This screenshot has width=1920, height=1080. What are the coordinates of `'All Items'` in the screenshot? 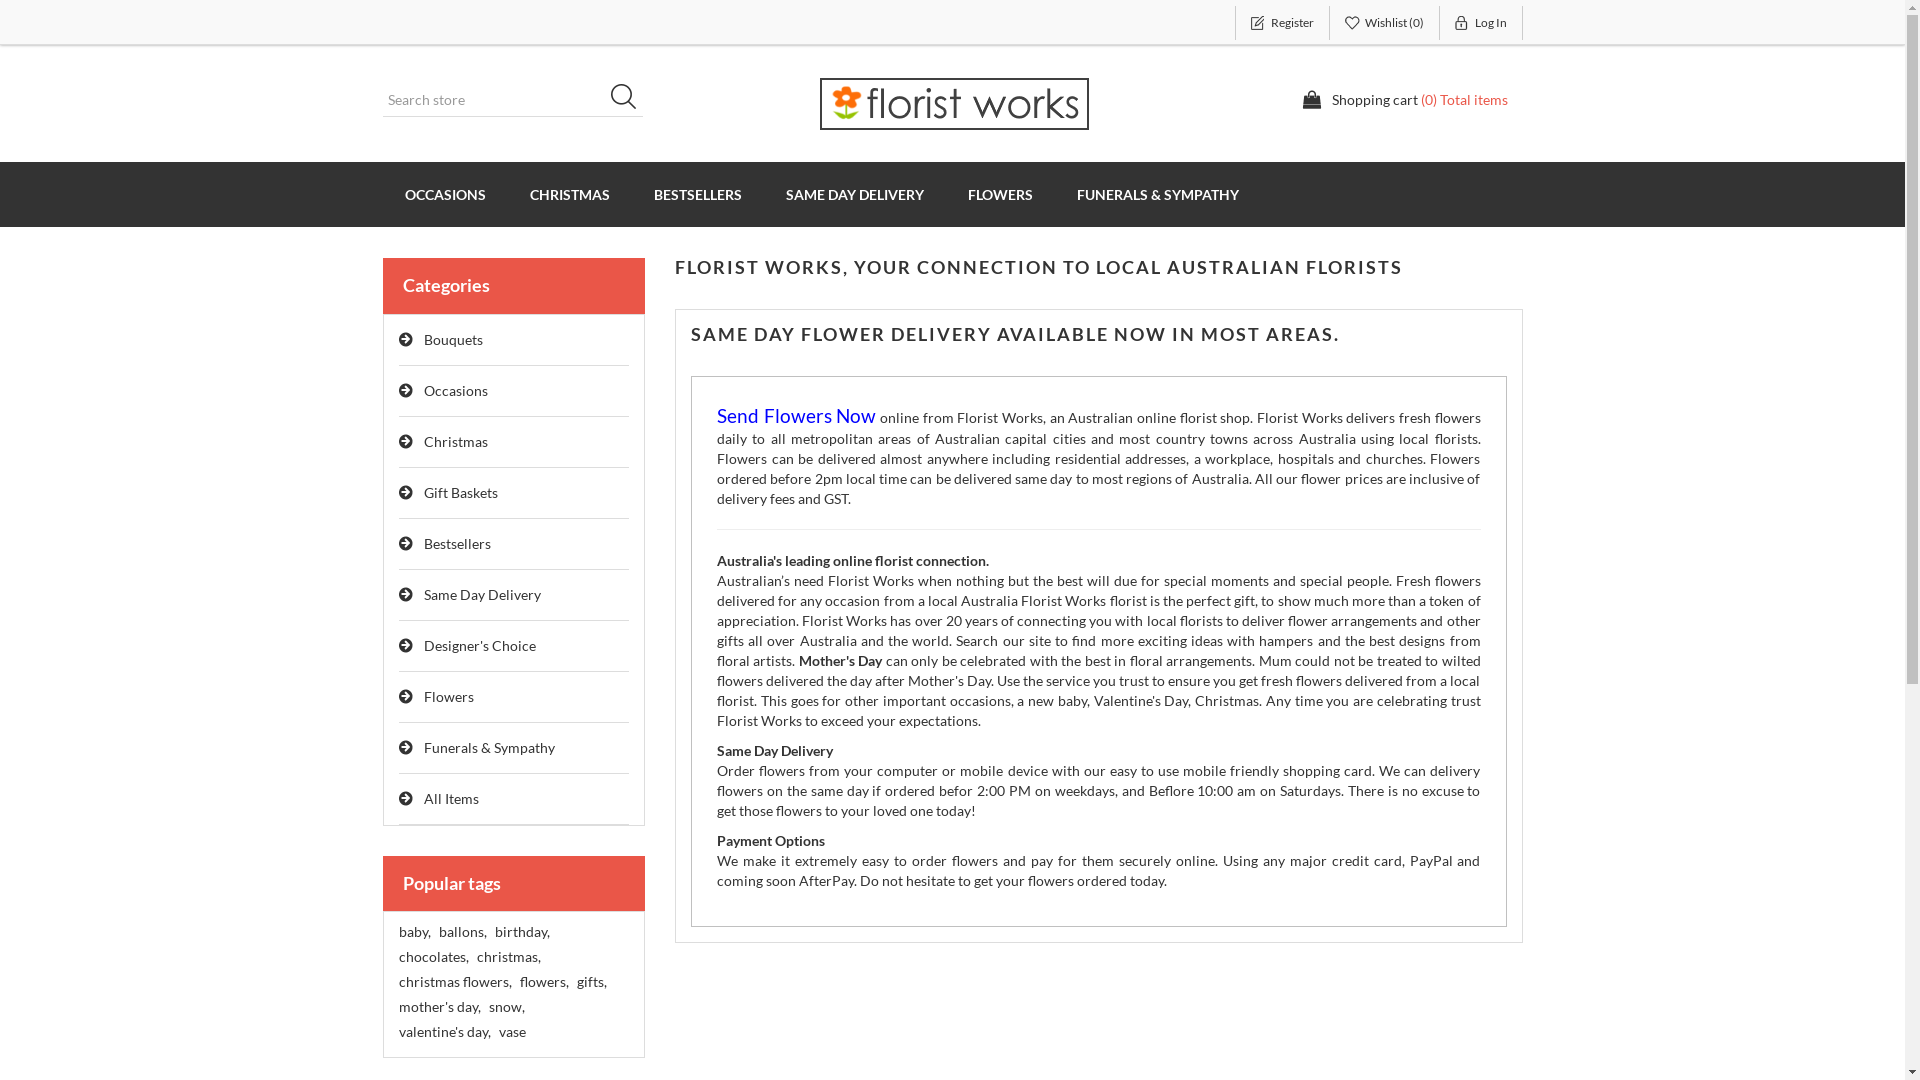 It's located at (398, 798).